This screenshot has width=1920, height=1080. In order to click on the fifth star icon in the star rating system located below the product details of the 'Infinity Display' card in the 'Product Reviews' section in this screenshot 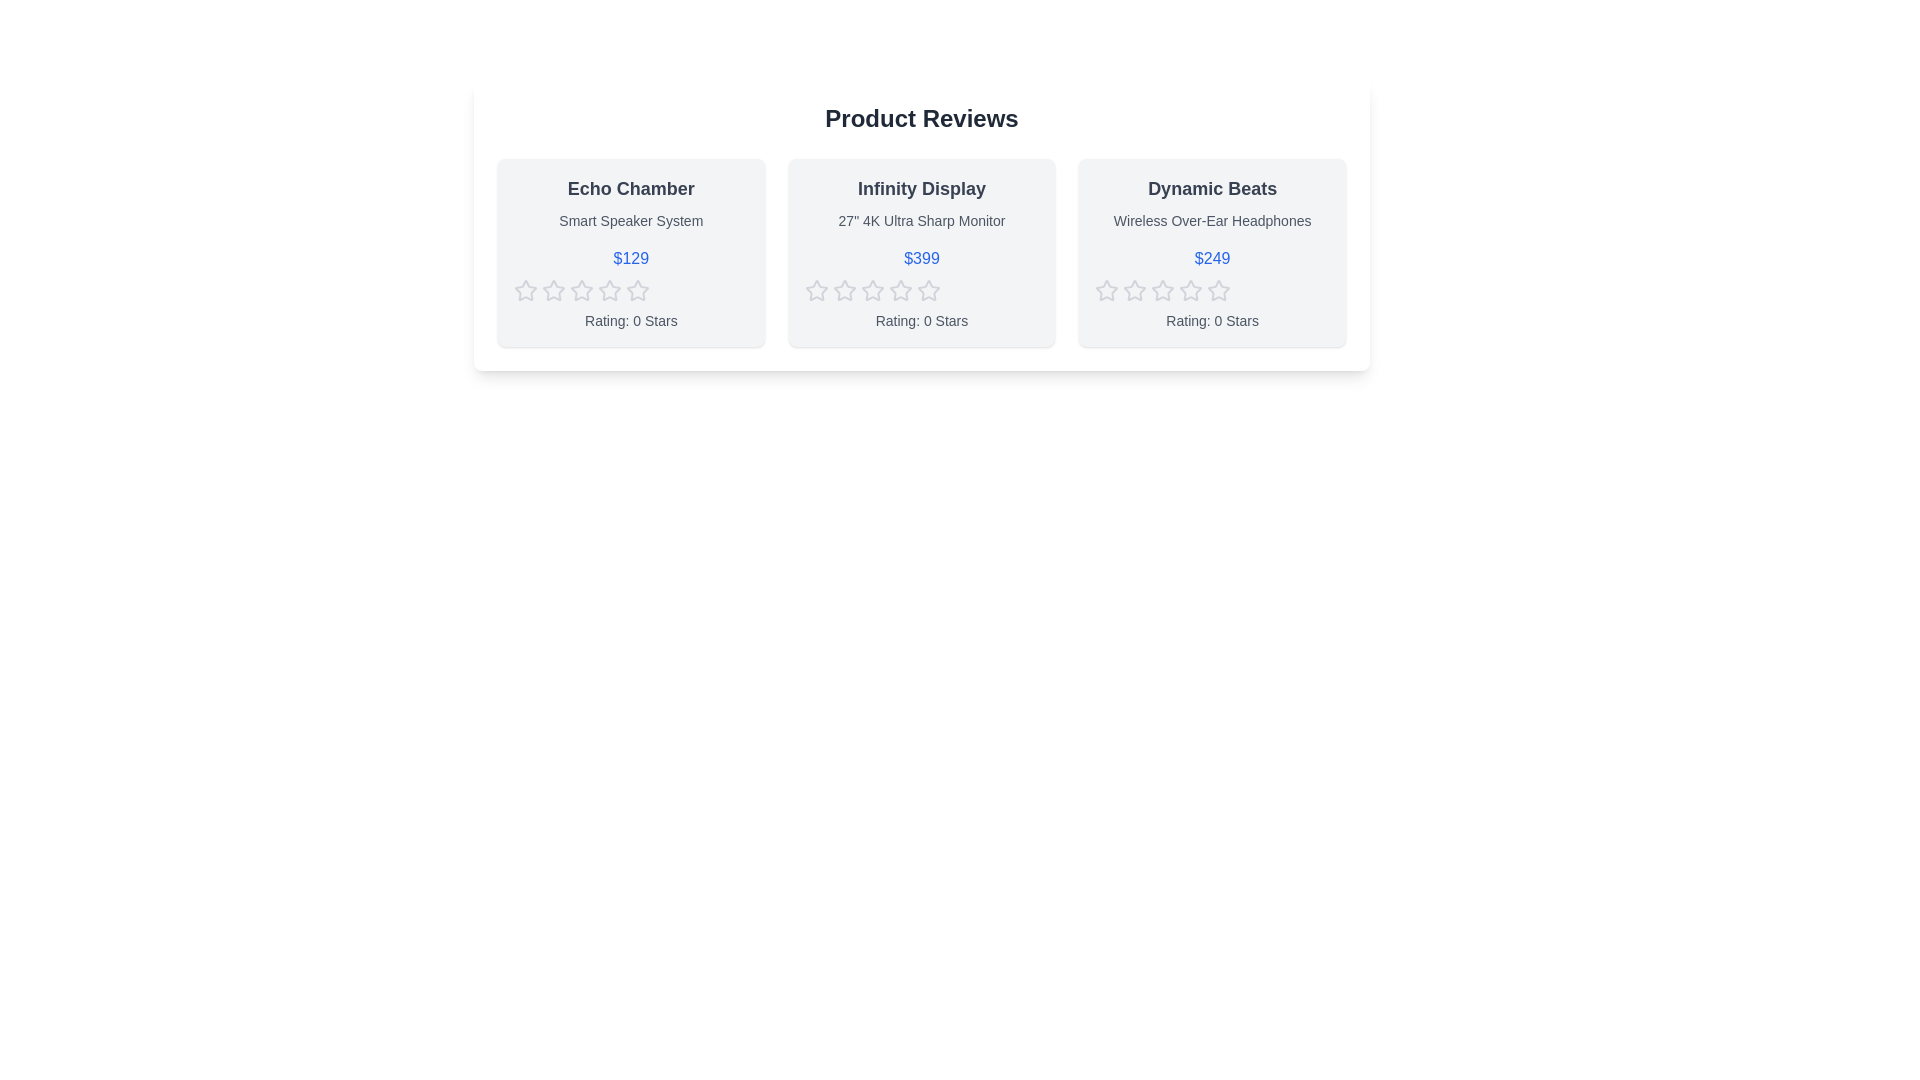, I will do `click(927, 290)`.